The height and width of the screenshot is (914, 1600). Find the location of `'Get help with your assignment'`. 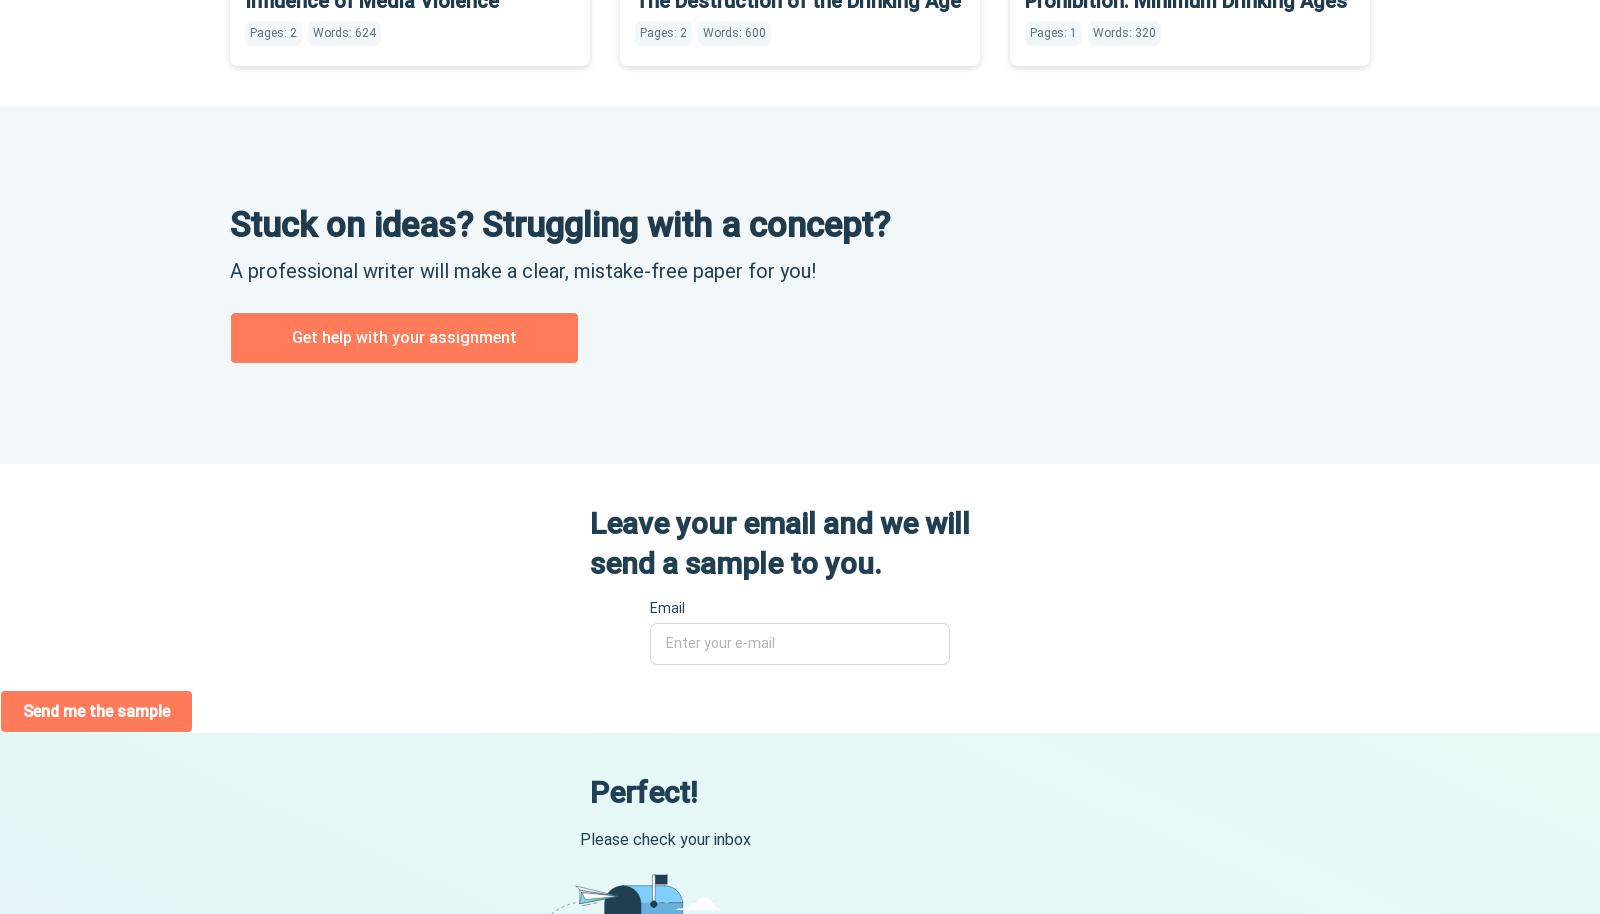

'Get help with your assignment' is located at coordinates (403, 335).